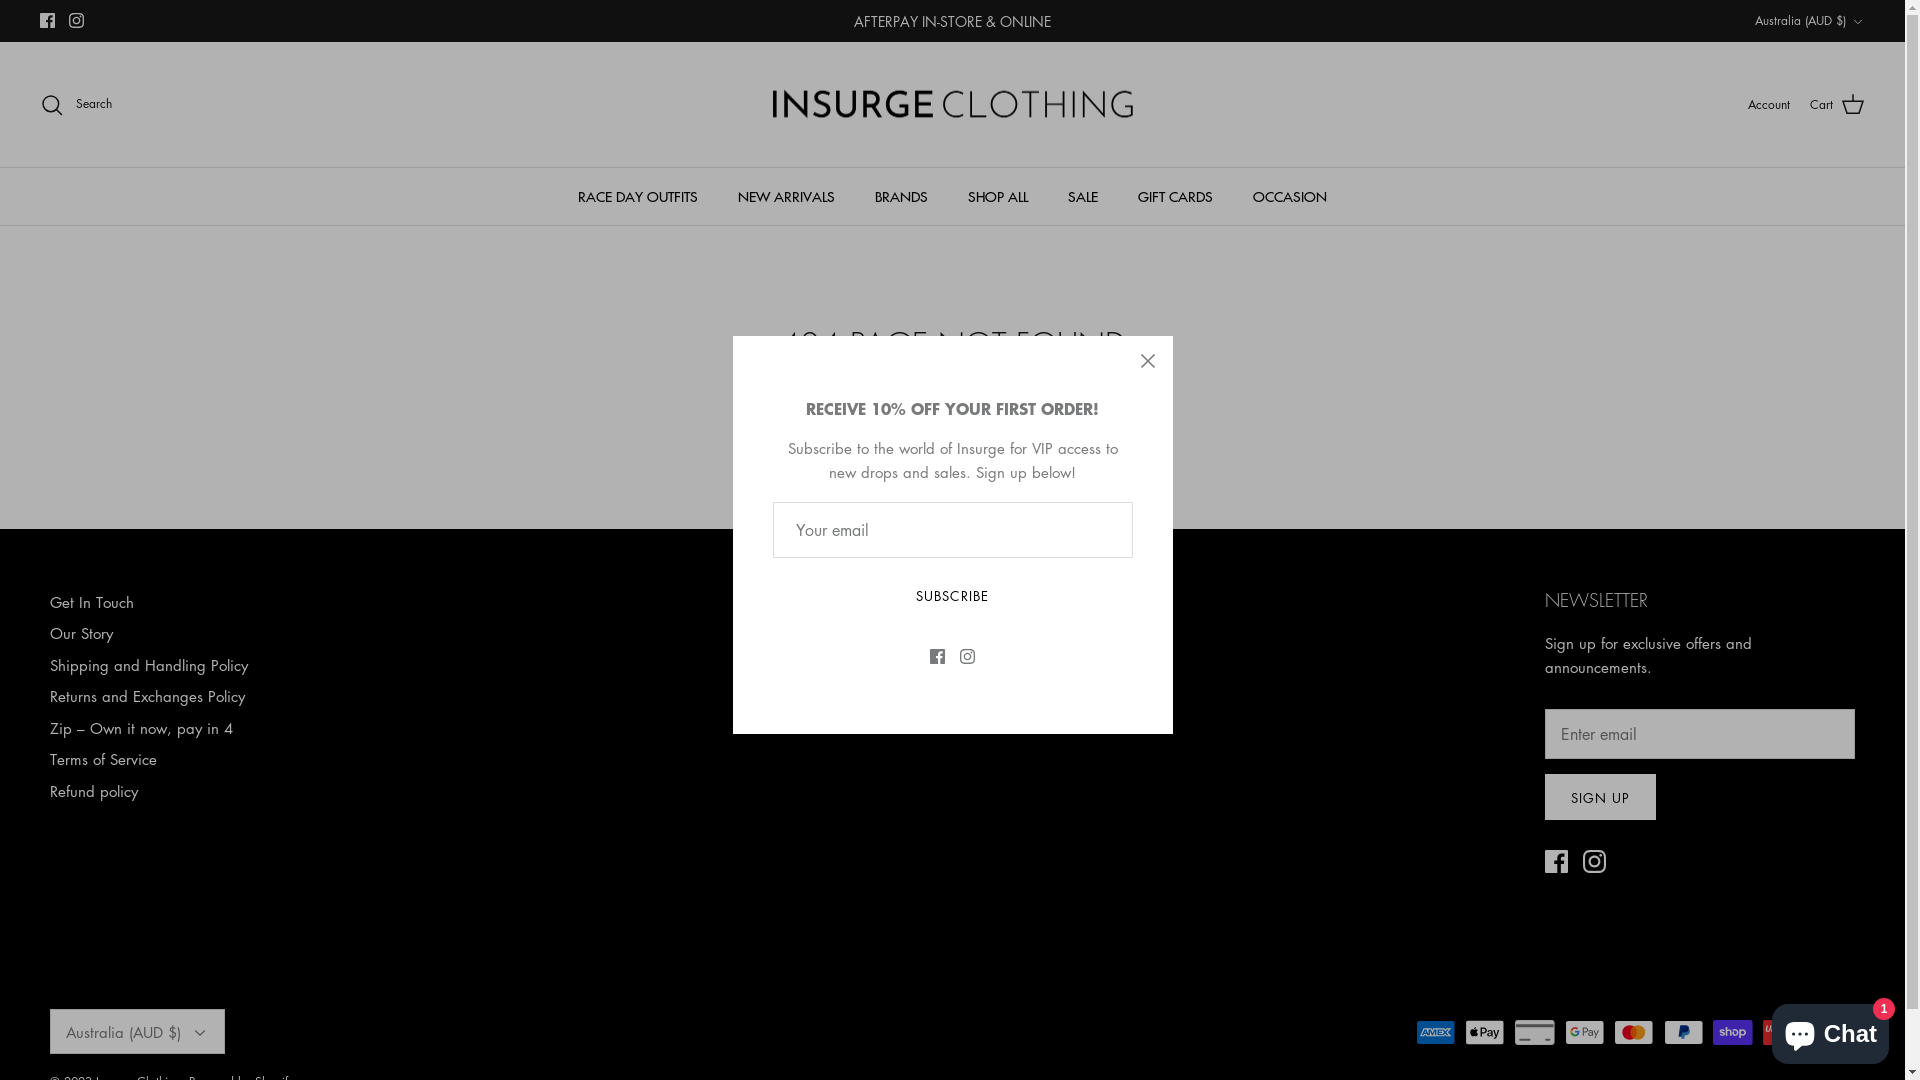 The image size is (1920, 1080). What do you see at coordinates (998, 196) in the screenshot?
I see `'SHOP ALL'` at bounding box center [998, 196].